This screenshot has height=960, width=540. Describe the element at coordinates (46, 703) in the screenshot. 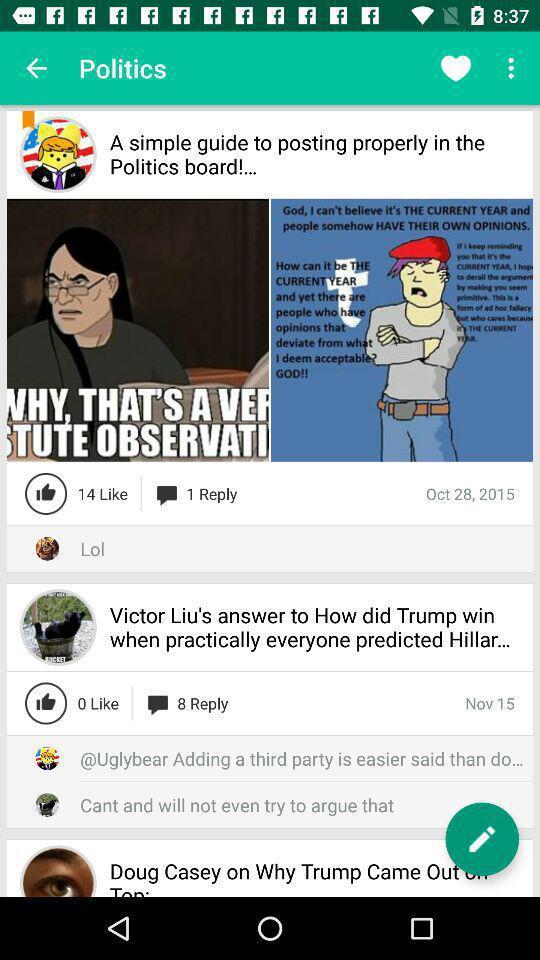

I see `like this` at that location.